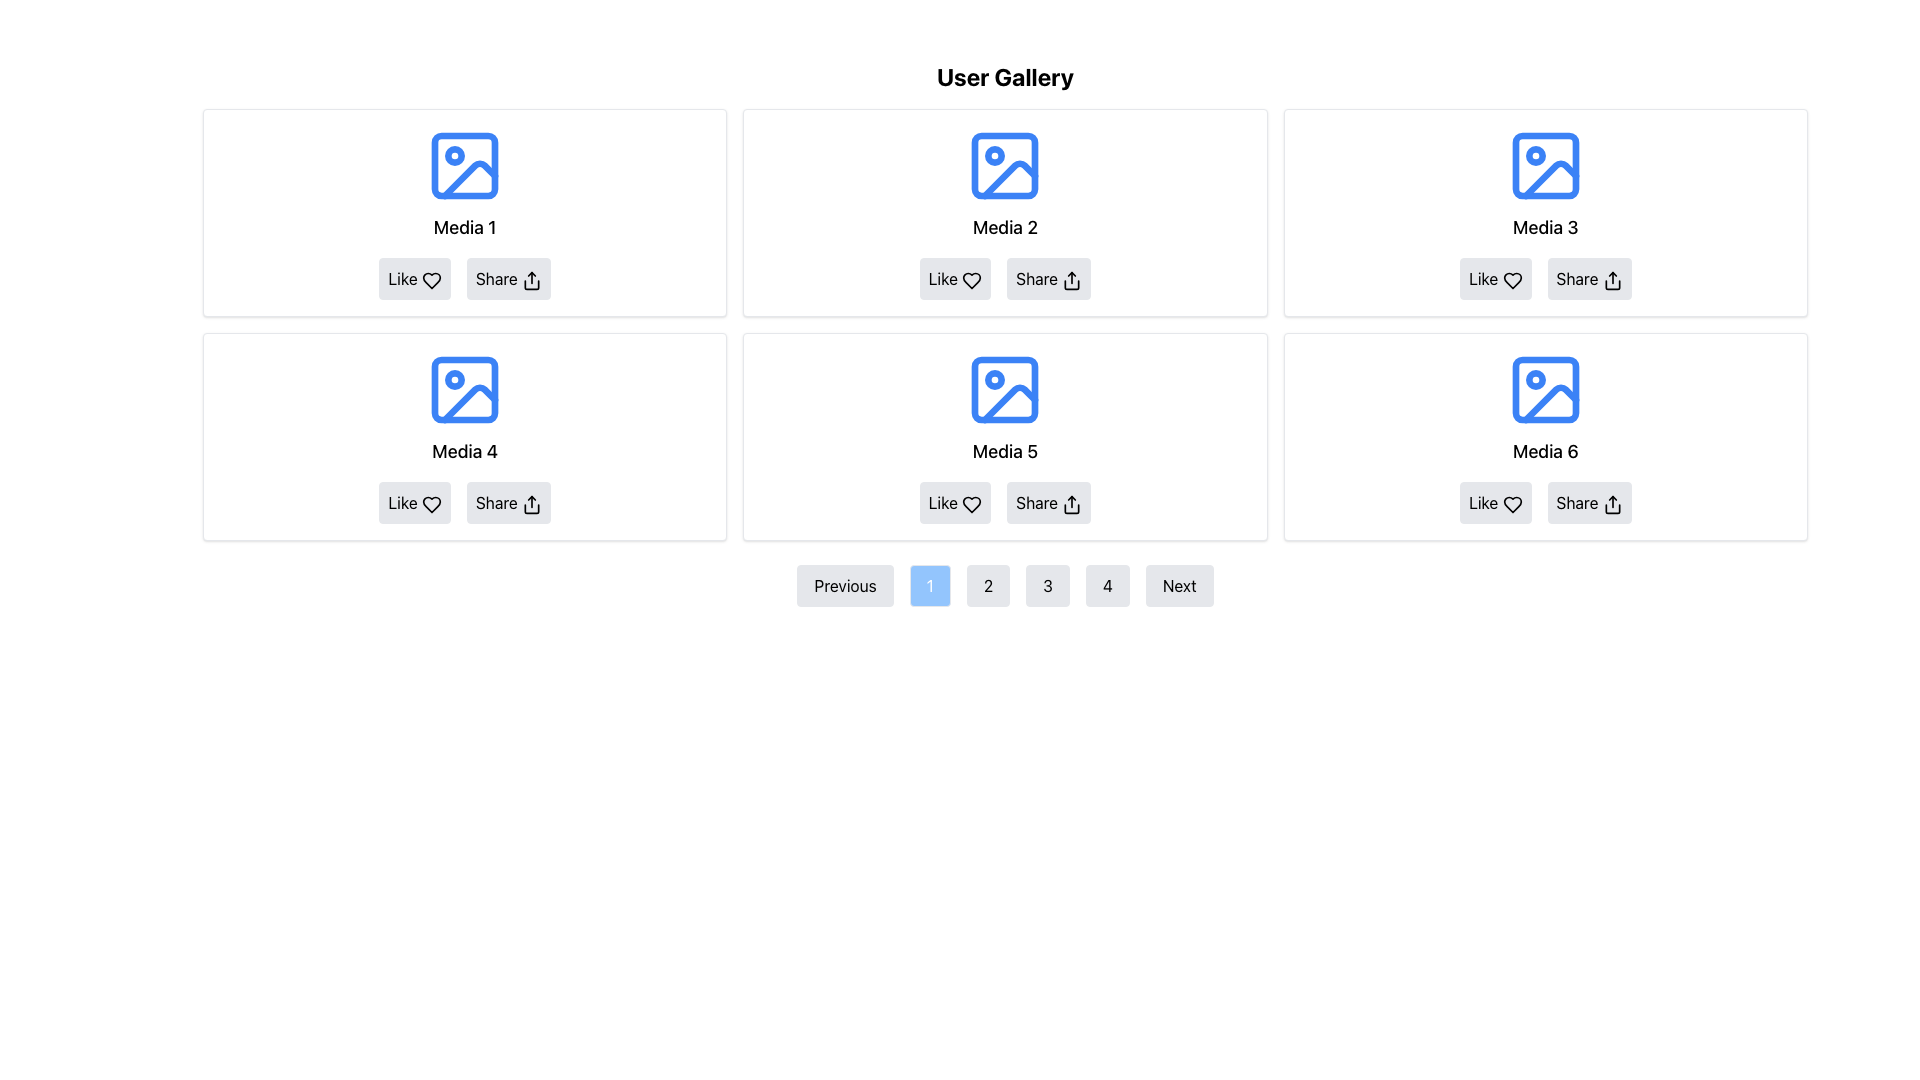 Image resolution: width=1920 pixels, height=1080 pixels. I want to click on the 'Like' button, which is a light gray button with rounded corners and a heart icon, located directly under the 'Media 1' section in the top-left quadrant of the interface, so click(413, 278).